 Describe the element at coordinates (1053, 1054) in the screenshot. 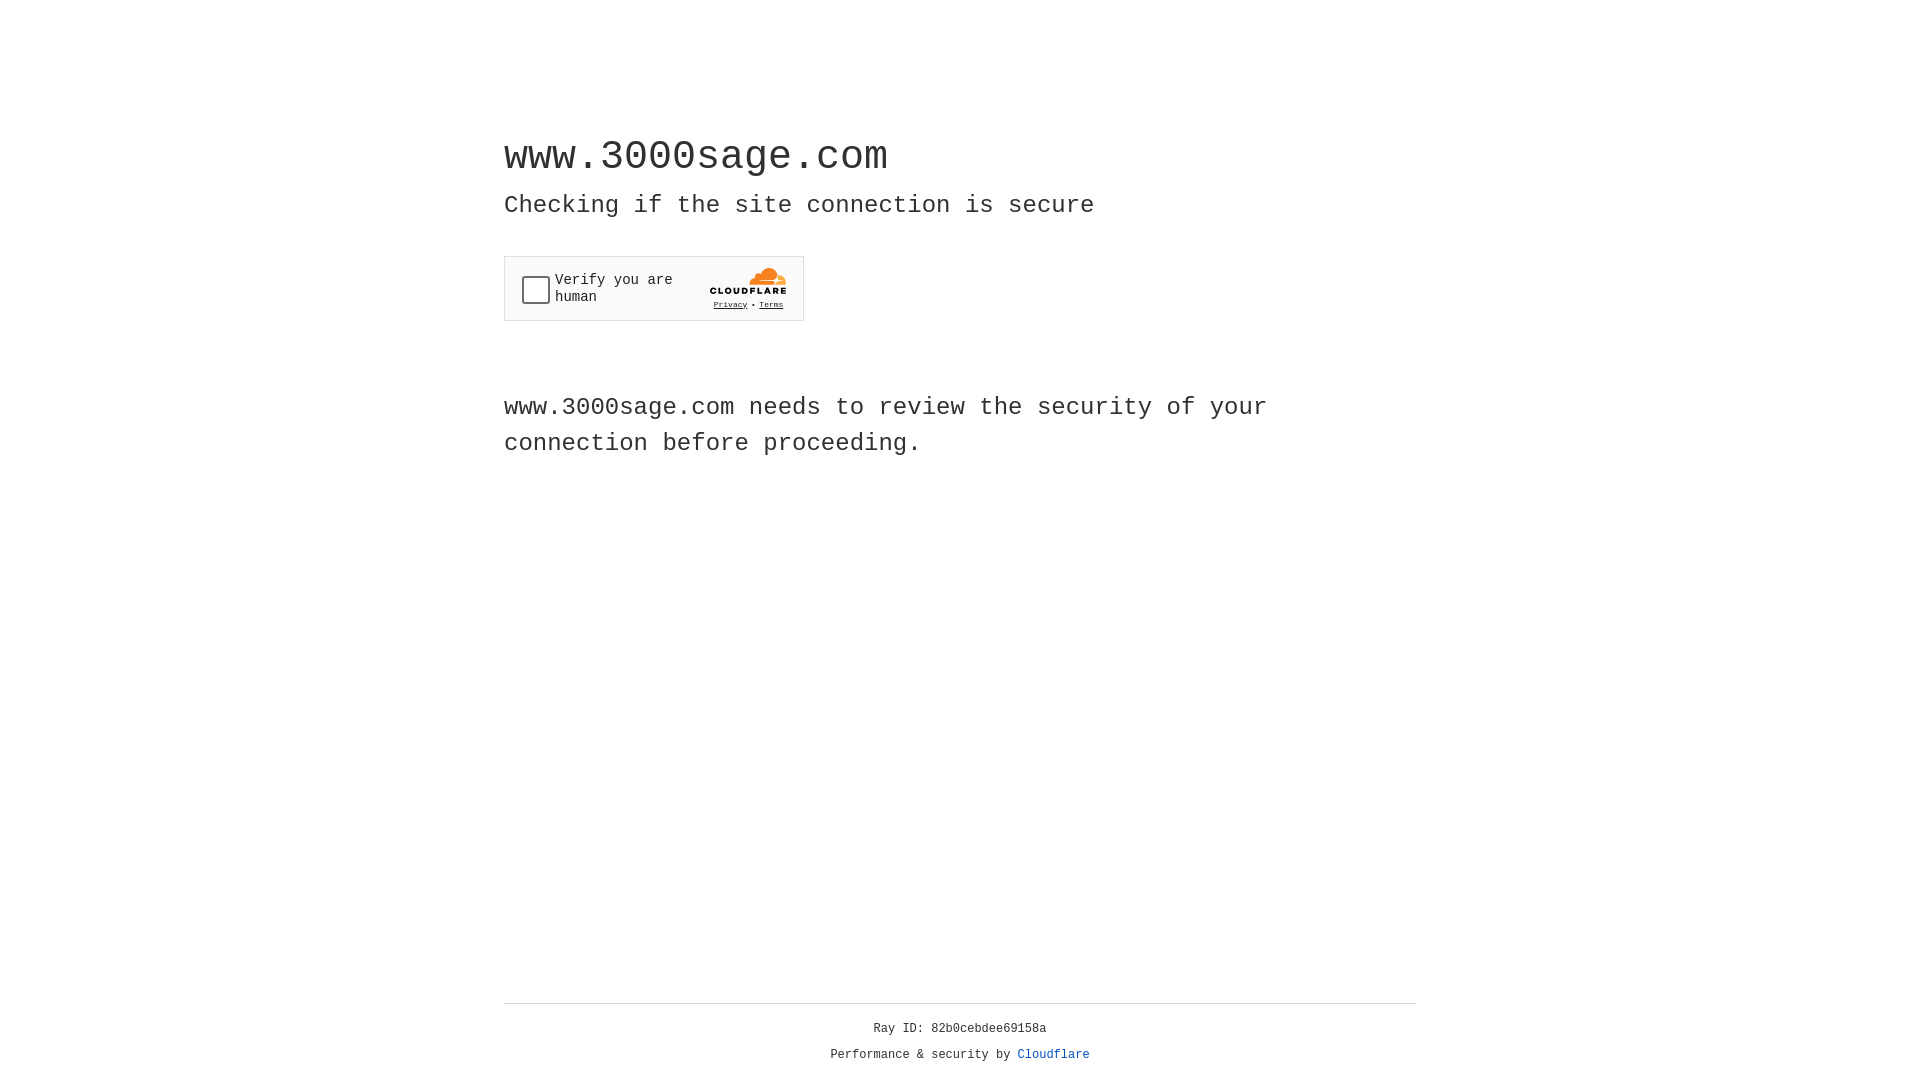

I see `'Cloudflare'` at that location.